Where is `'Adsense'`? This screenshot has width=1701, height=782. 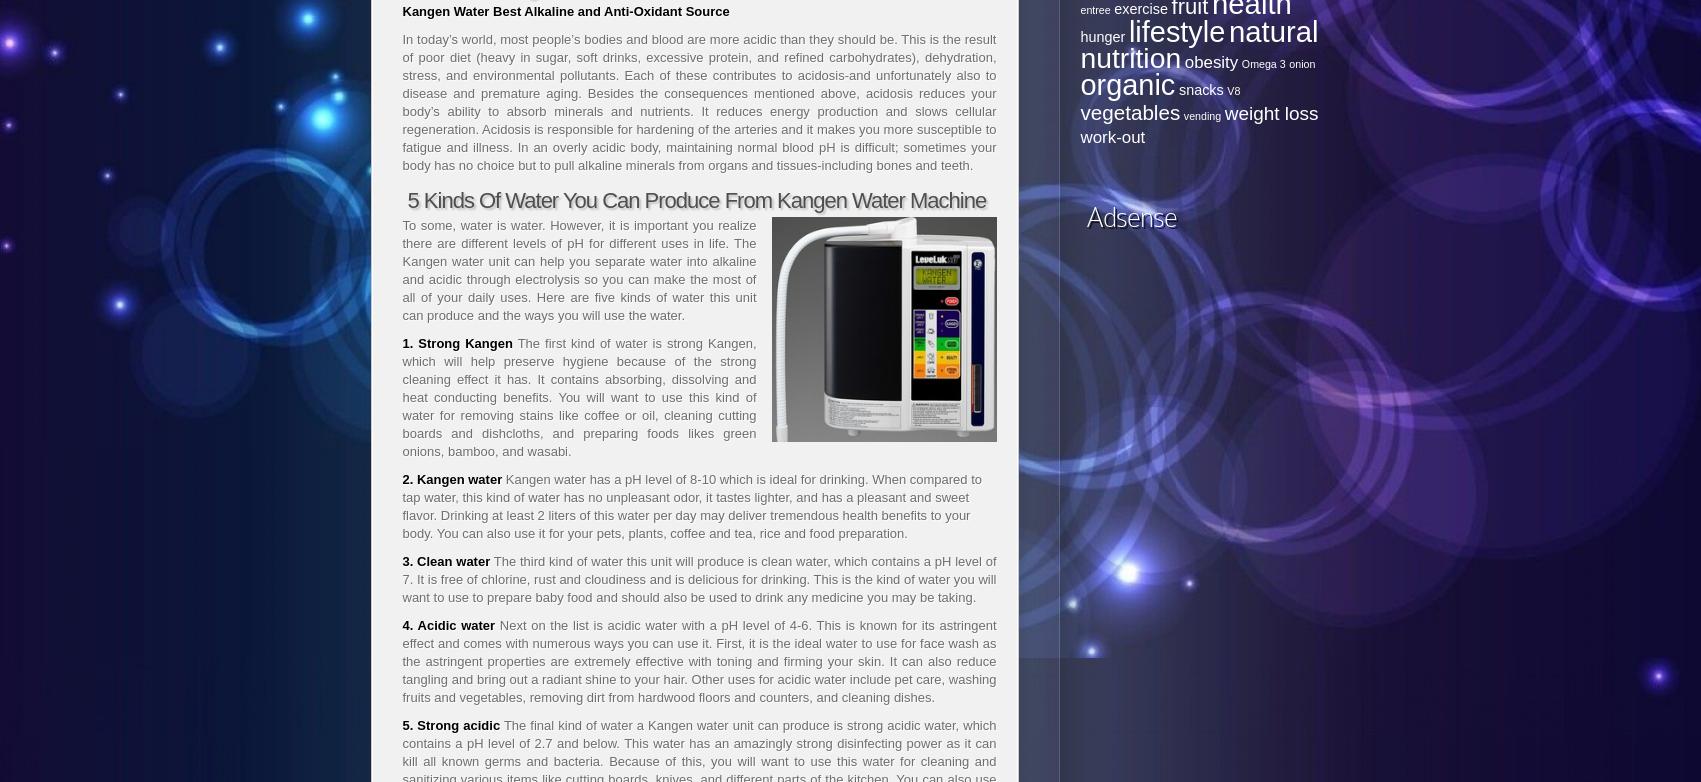 'Adsense' is located at coordinates (1129, 216).